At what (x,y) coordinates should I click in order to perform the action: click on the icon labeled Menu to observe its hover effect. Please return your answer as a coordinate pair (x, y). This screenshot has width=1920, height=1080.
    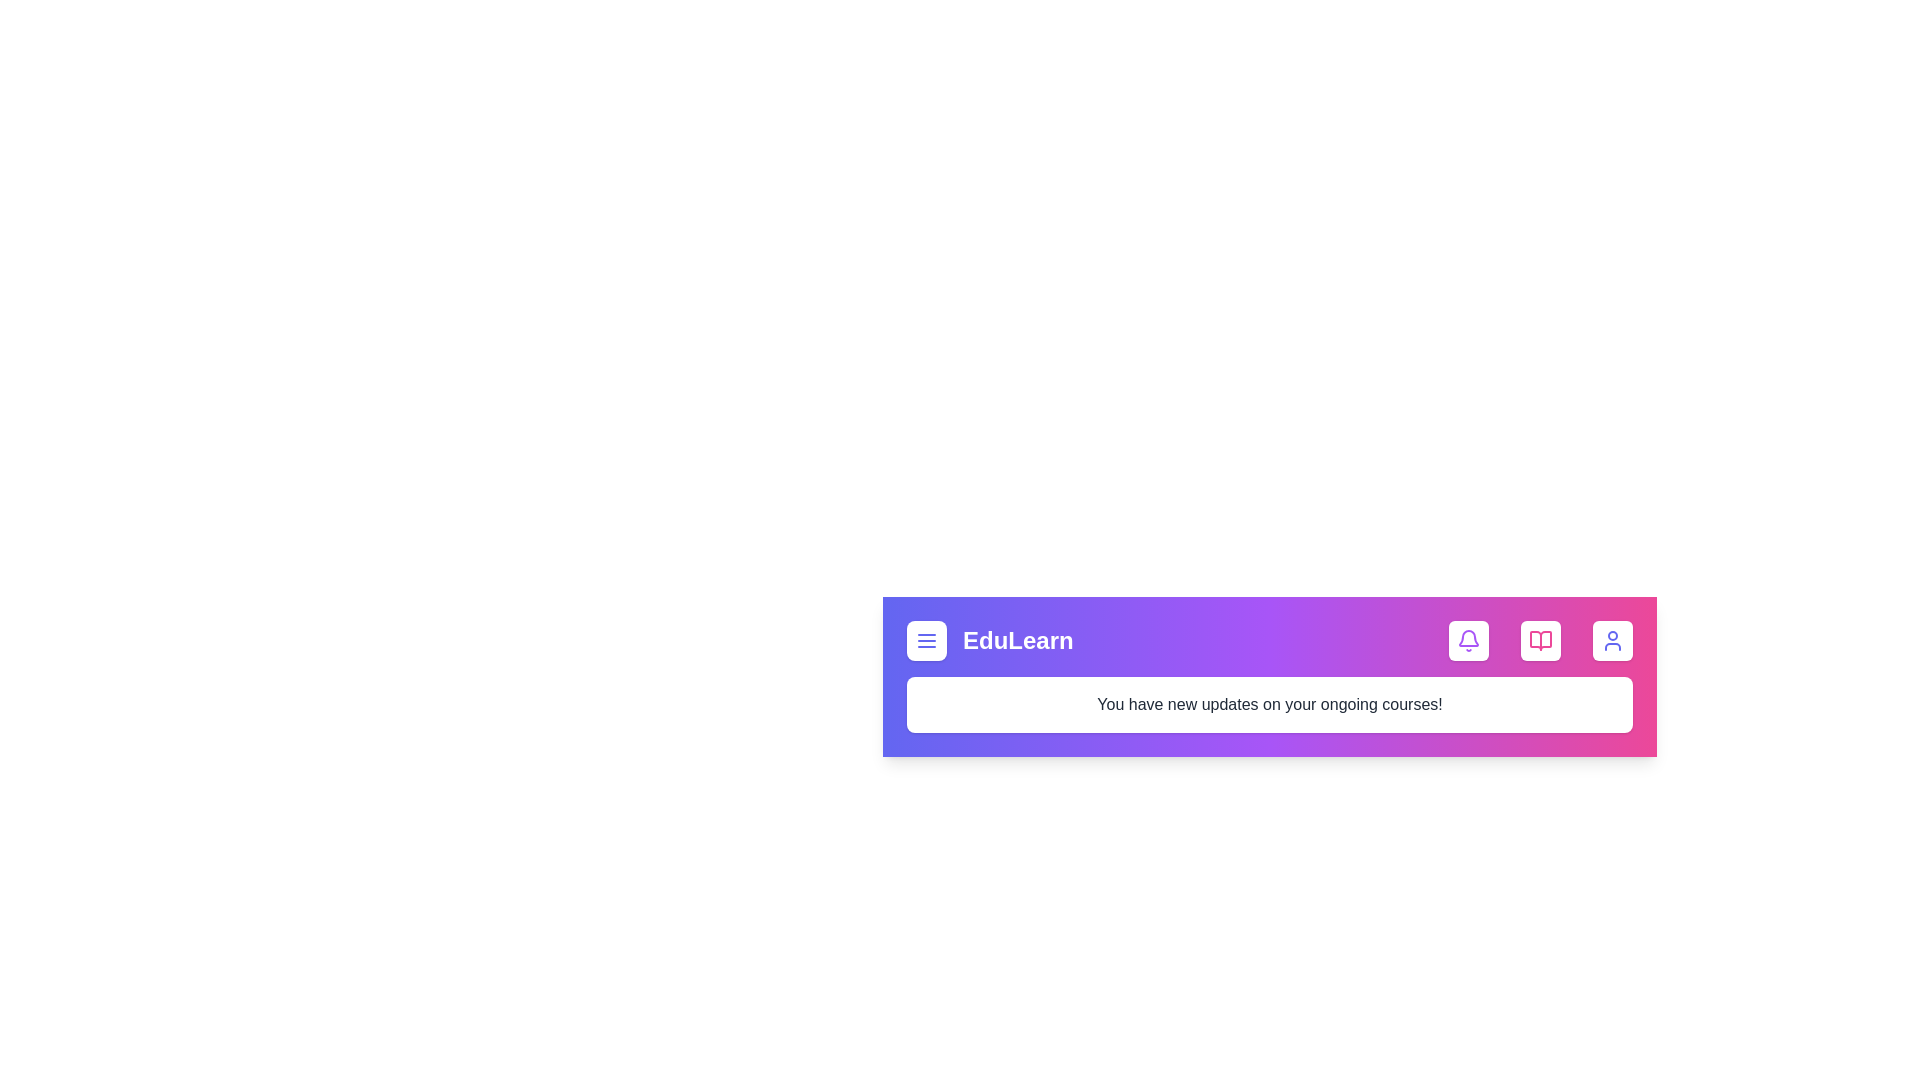
    Looking at the image, I should click on (925, 640).